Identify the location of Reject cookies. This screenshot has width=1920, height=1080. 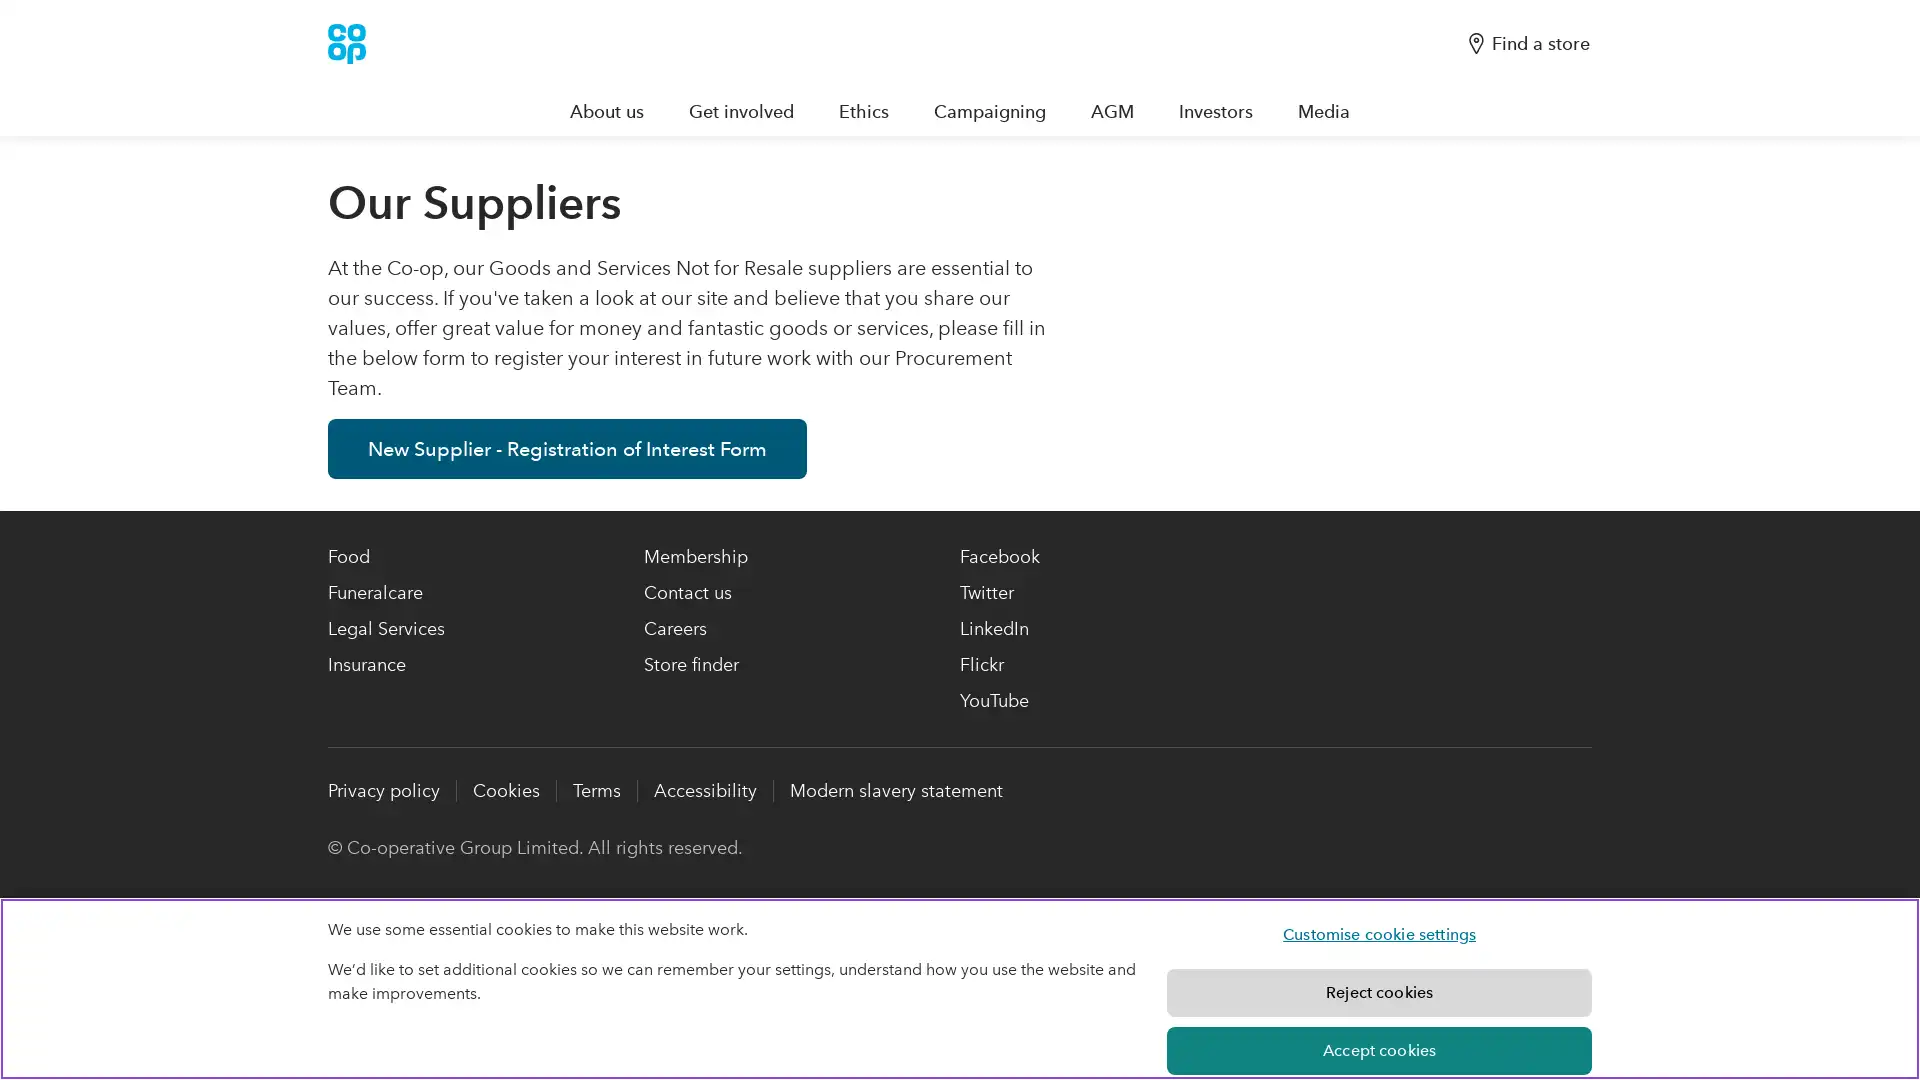
(1377, 992).